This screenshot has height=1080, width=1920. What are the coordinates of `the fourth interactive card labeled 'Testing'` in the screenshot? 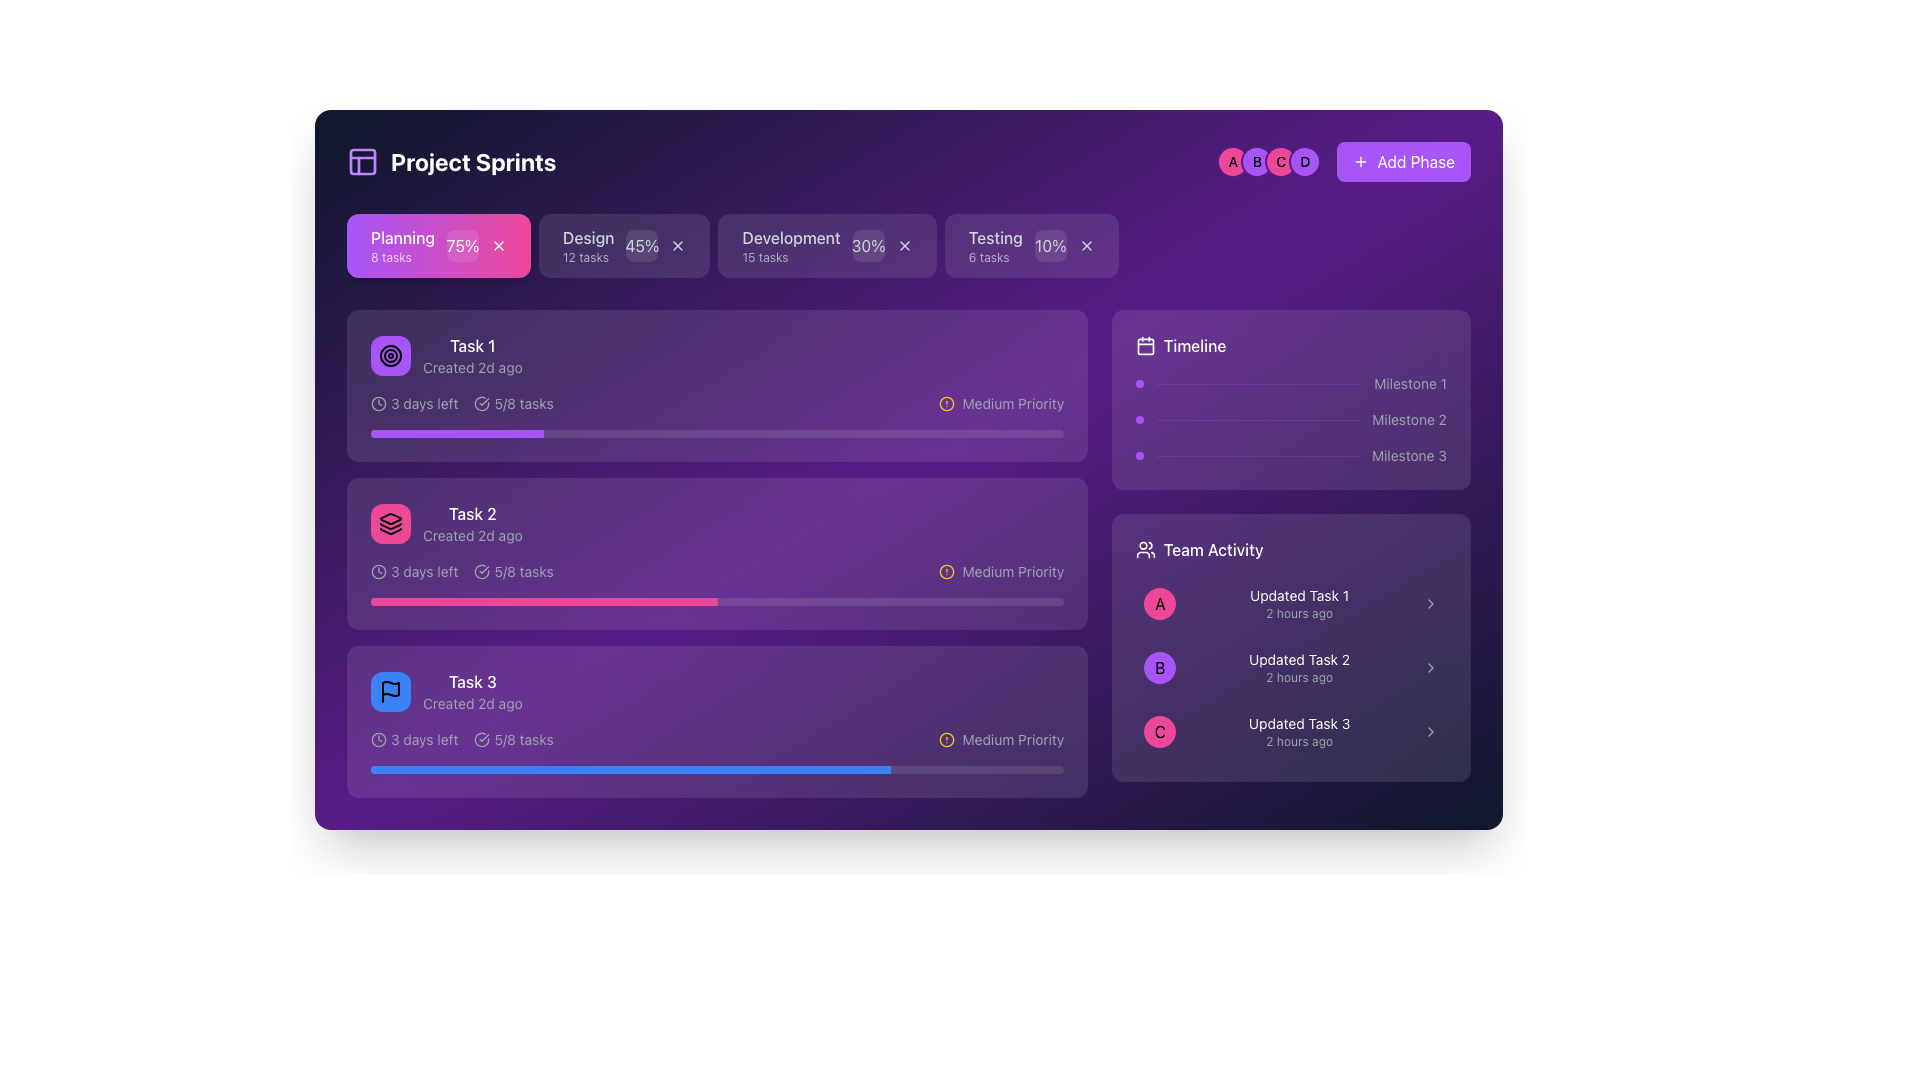 It's located at (1031, 245).